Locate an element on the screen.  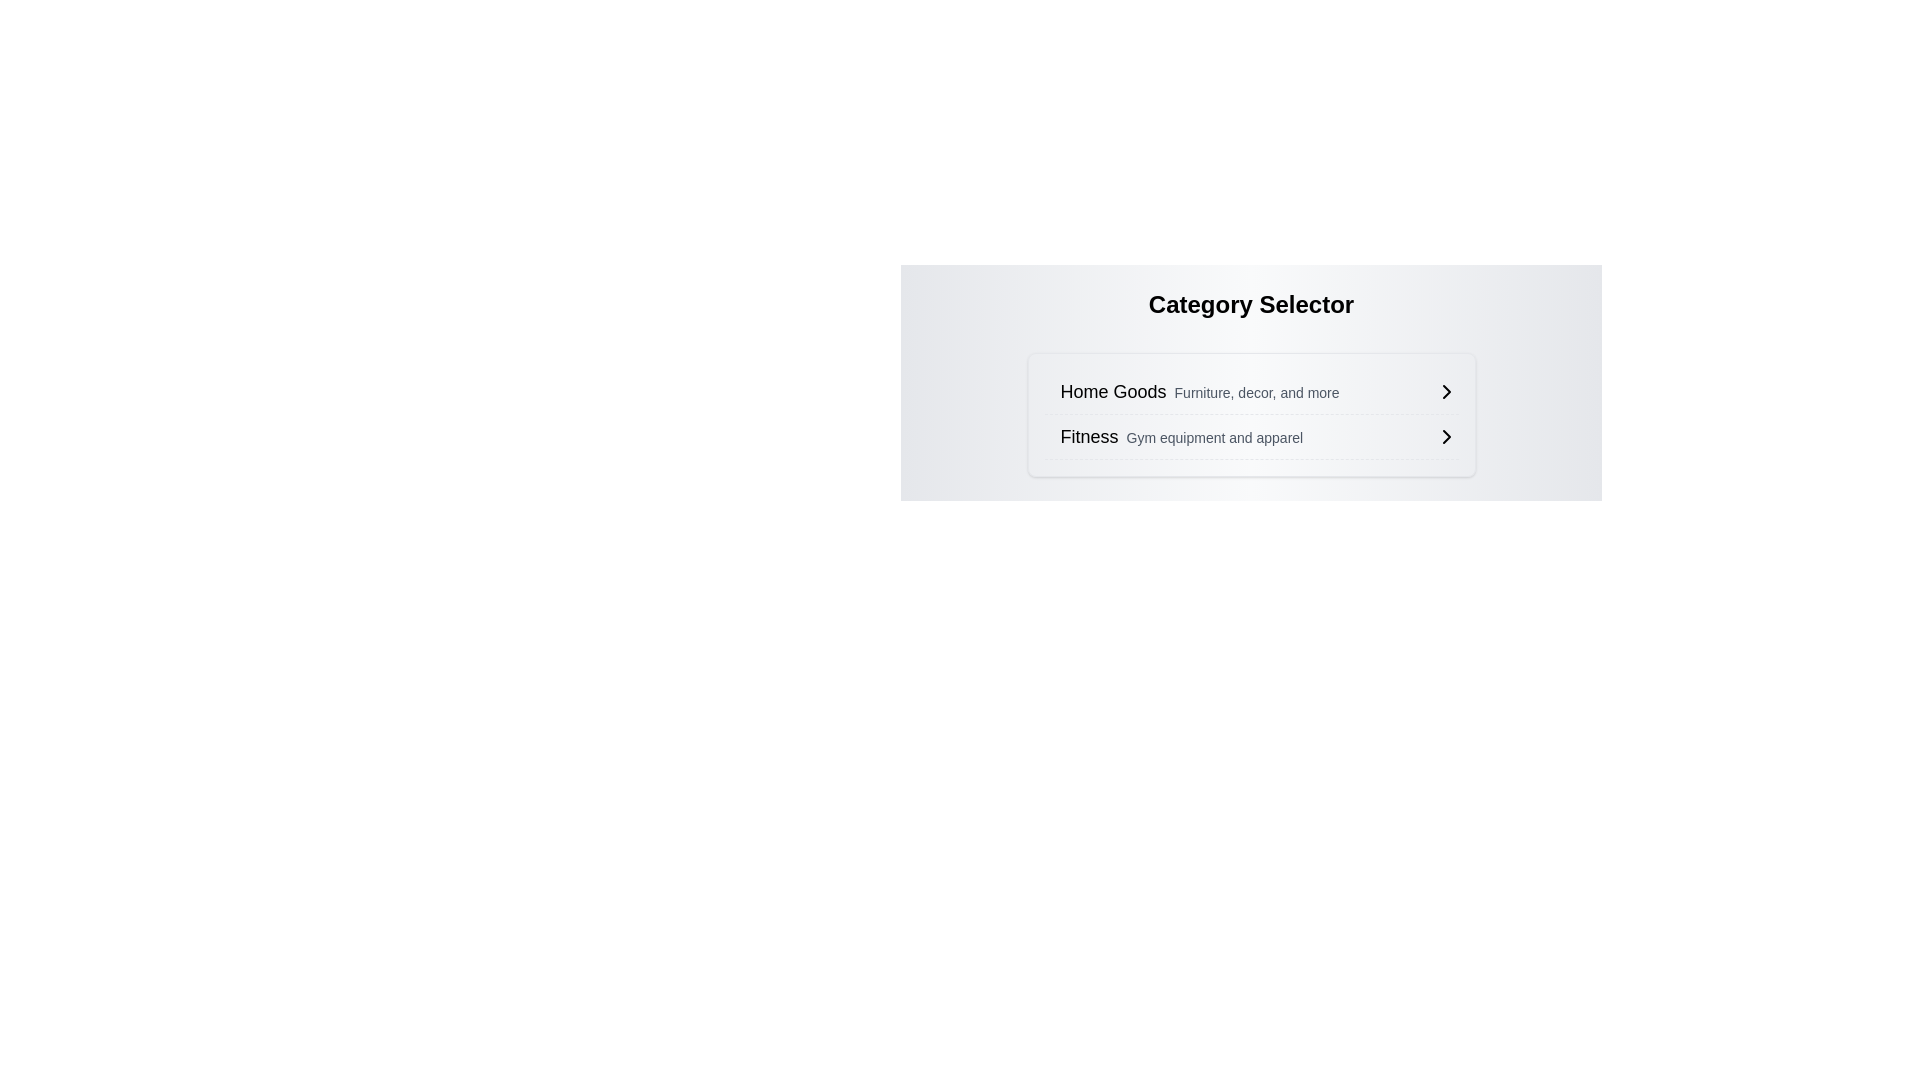
the chevron icon located on the right side of the 'Fitness' row, next to the text 'Gym equipment and apparel', to proceed to further details is located at coordinates (1446, 435).